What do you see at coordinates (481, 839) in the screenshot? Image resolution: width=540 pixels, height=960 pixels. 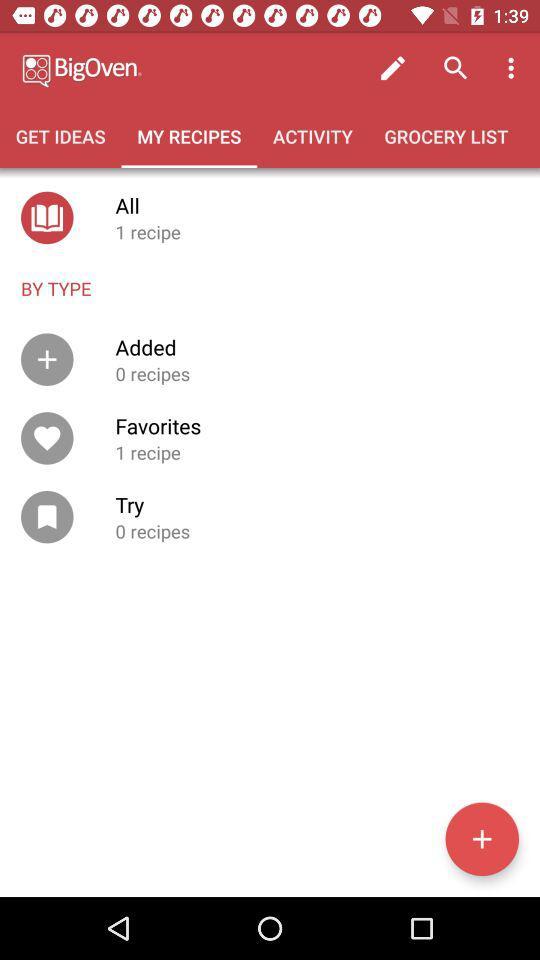 I see `item below the 0 recipes` at bounding box center [481, 839].